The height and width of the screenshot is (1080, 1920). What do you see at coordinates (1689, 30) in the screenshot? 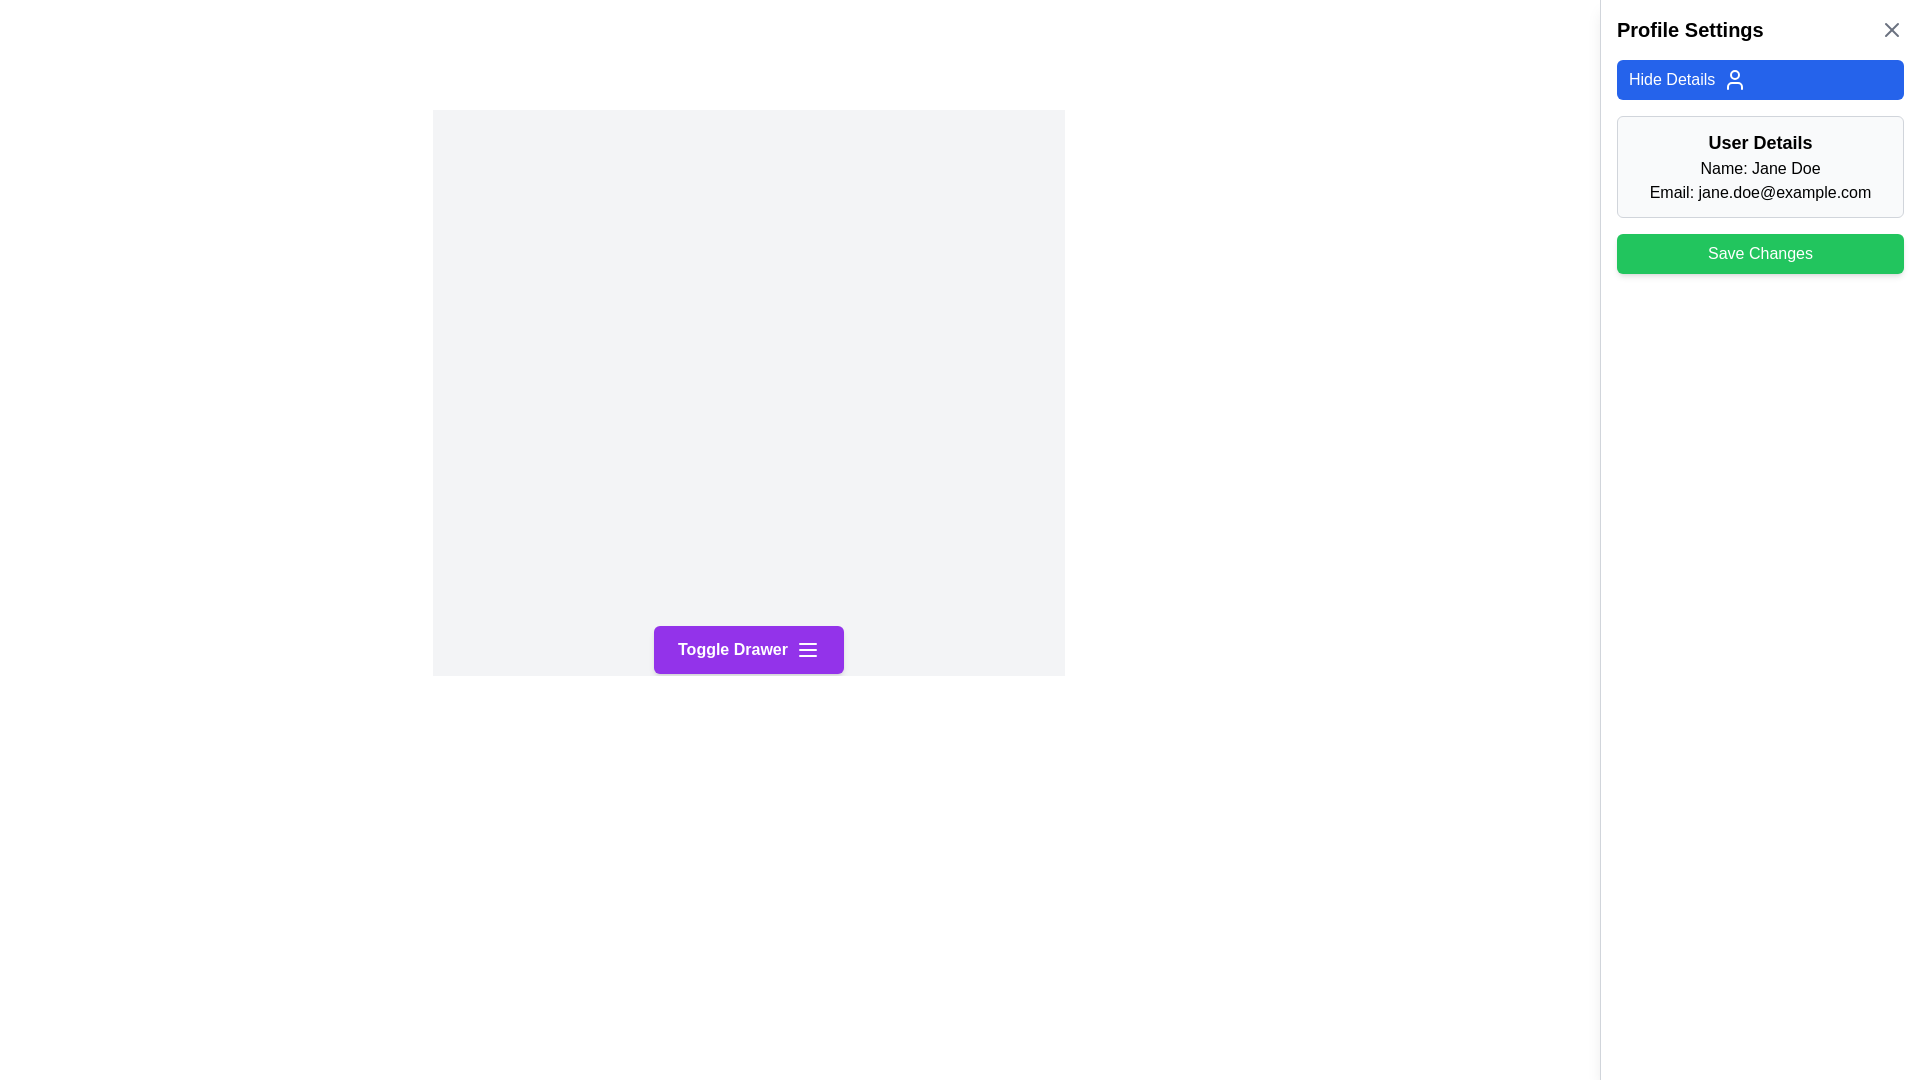
I see `the 'Profile Settings' header located at the top-left corner of the right-aligned sidebar panel` at bounding box center [1689, 30].